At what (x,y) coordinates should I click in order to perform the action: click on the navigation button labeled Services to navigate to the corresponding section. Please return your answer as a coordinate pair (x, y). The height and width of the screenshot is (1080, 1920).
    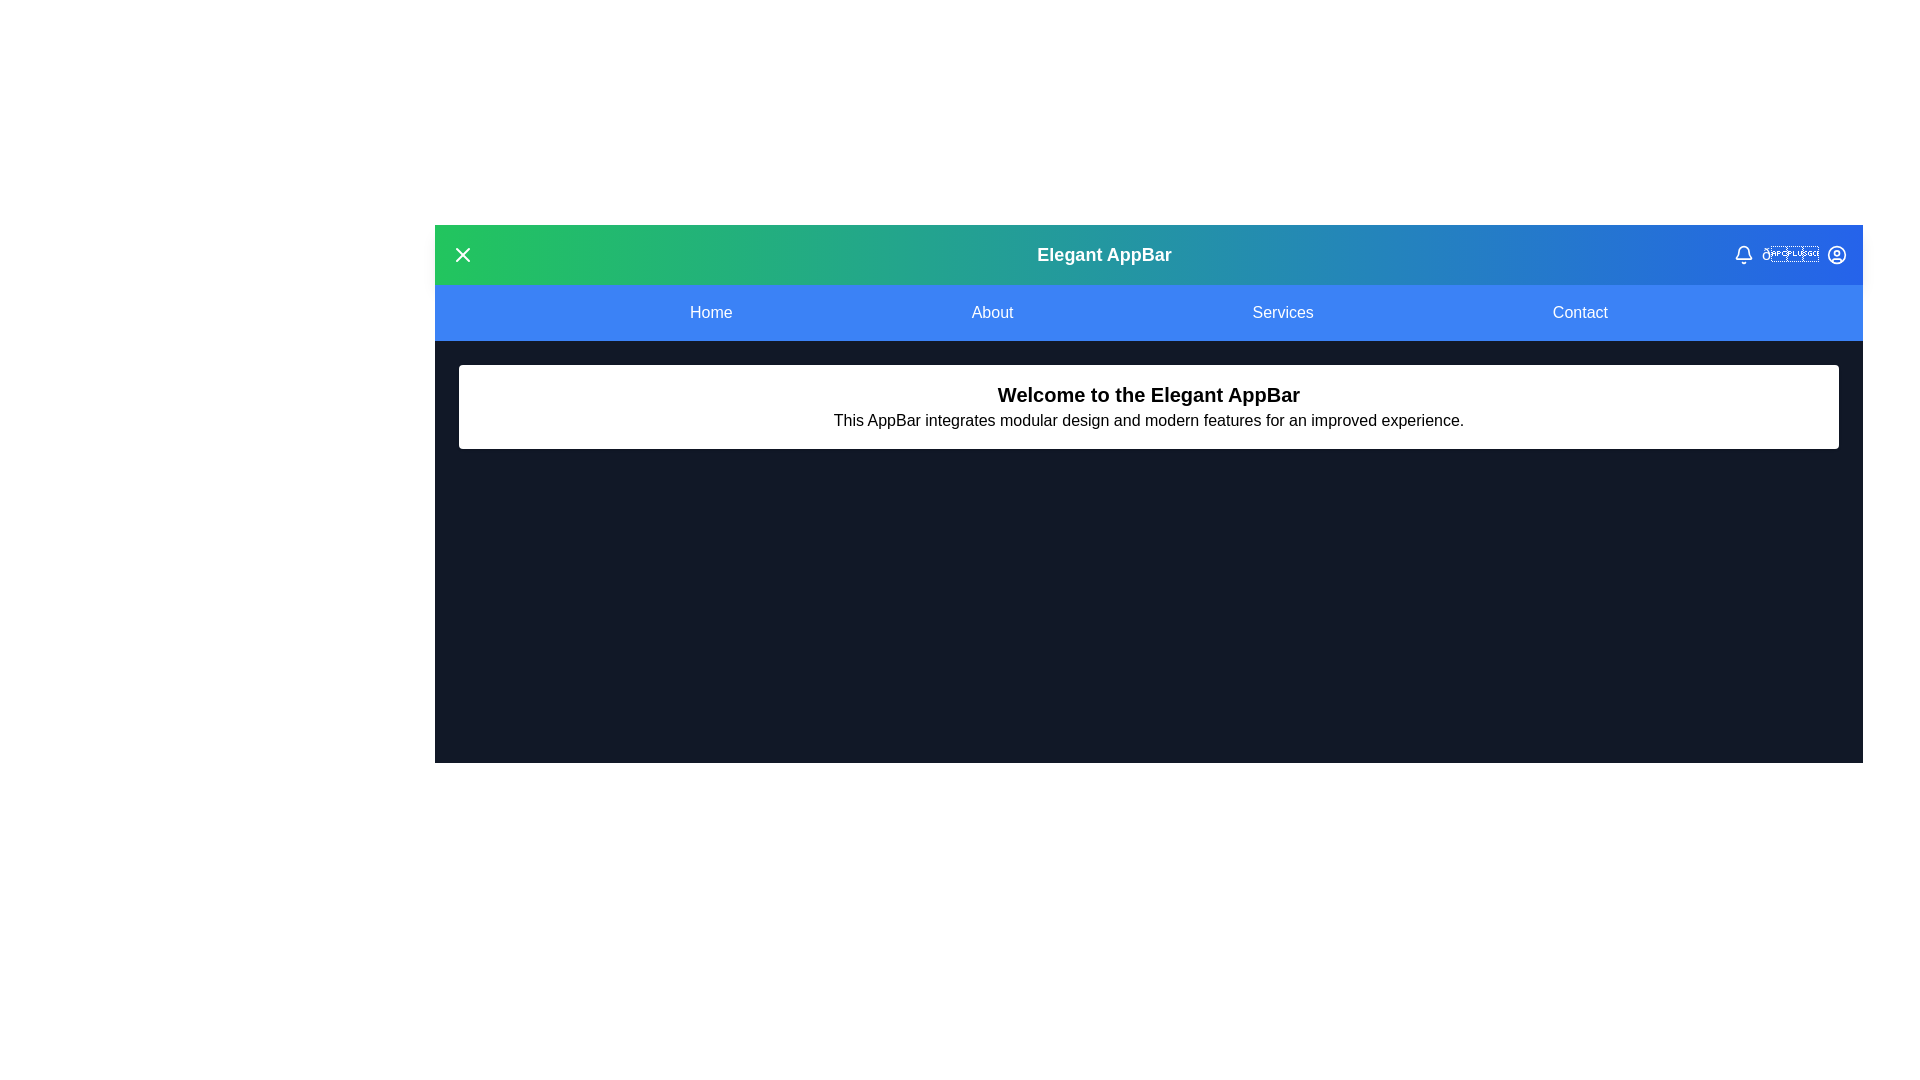
    Looking at the image, I should click on (1282, 312).